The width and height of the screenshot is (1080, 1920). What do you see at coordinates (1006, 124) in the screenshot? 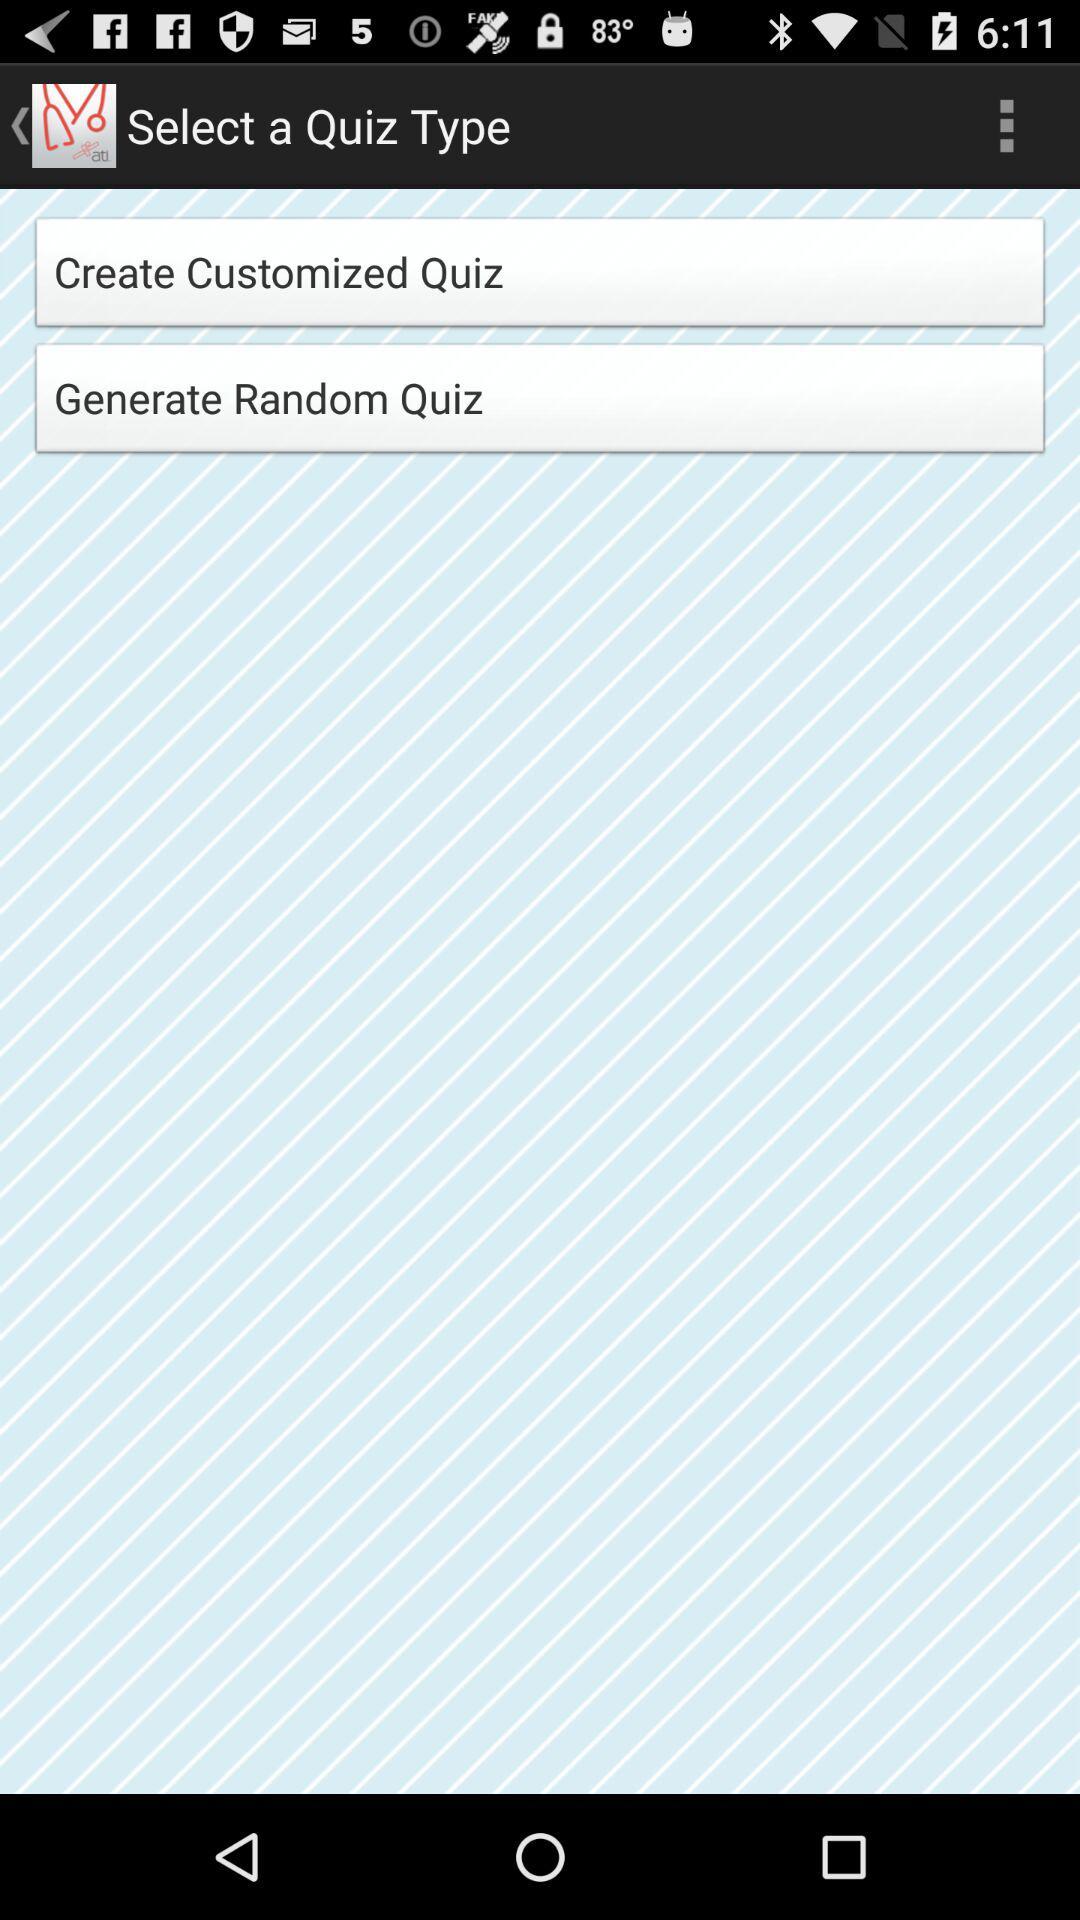
I see `icon above the create customized quiz button` at bounding box center [1006, 124].